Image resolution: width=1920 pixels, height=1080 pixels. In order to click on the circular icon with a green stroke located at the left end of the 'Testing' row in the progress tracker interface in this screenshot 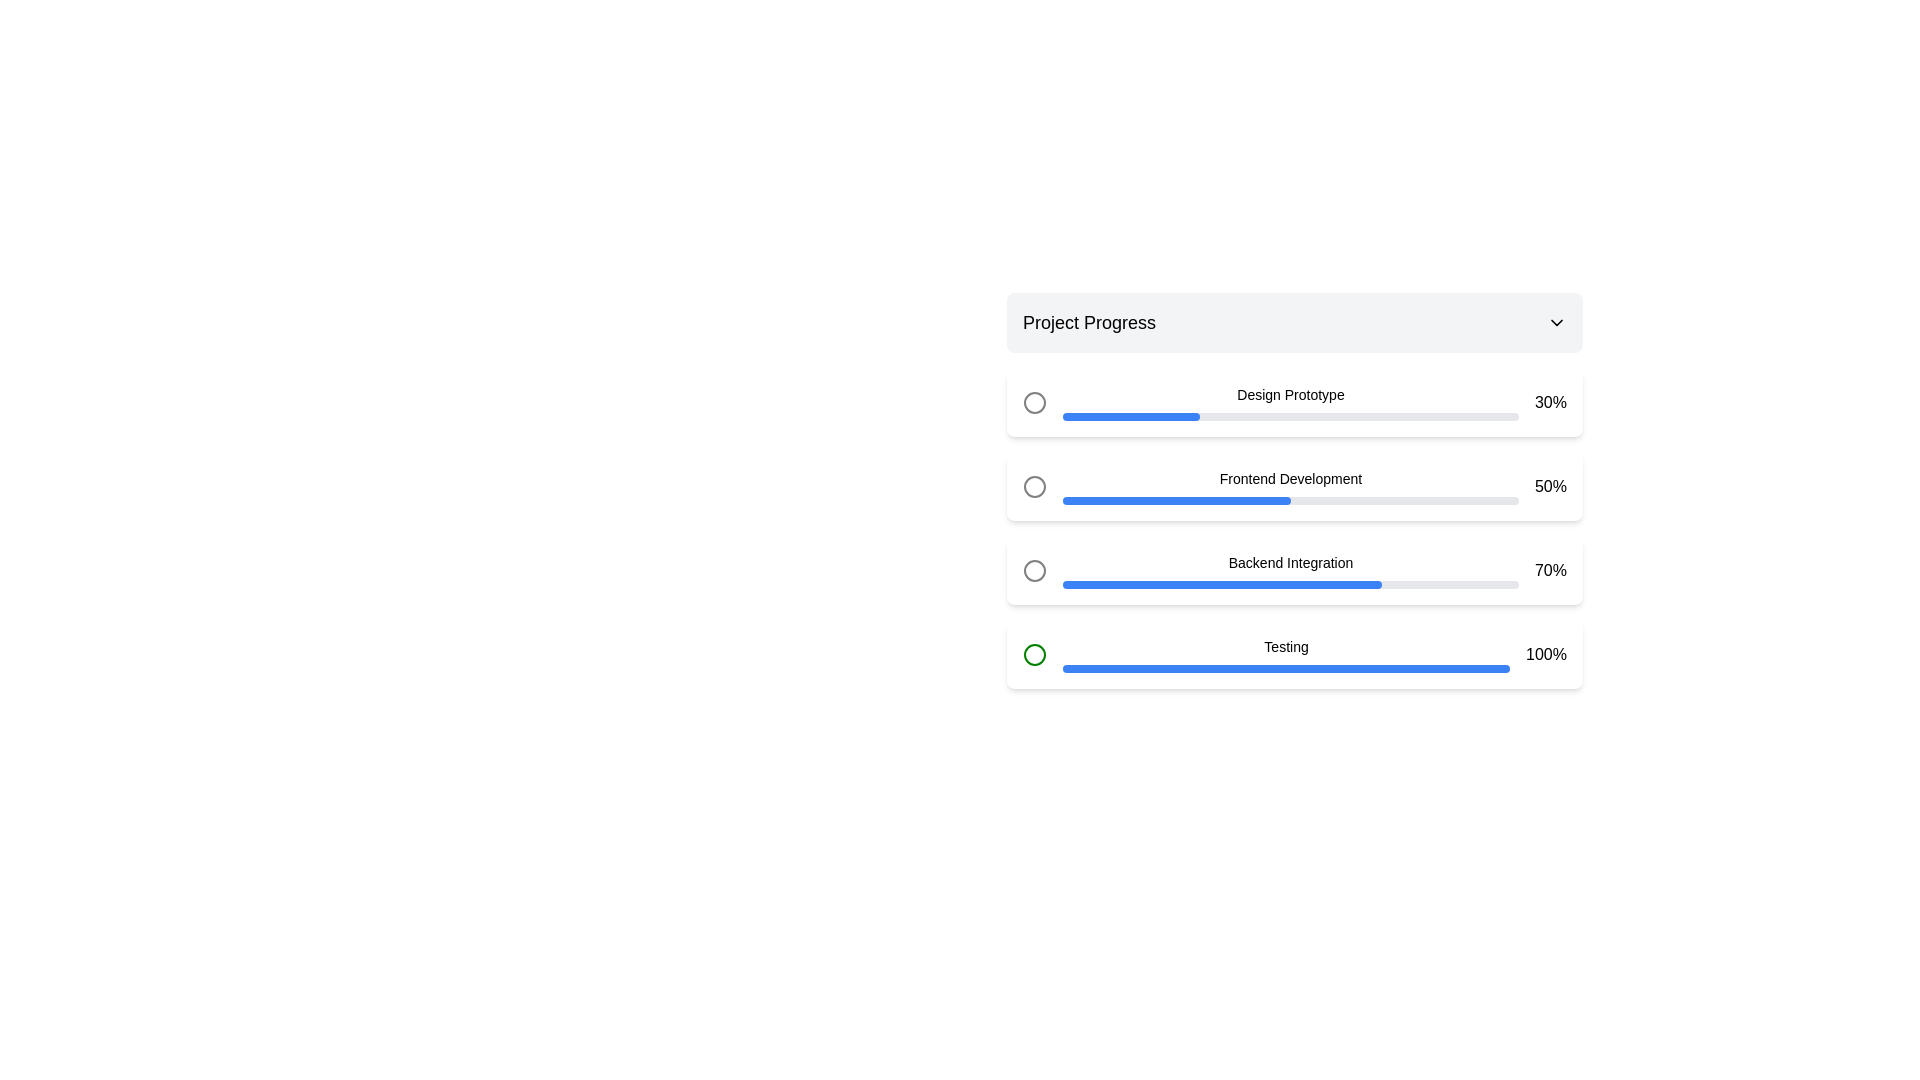, I will do `click(1035, 655)`.